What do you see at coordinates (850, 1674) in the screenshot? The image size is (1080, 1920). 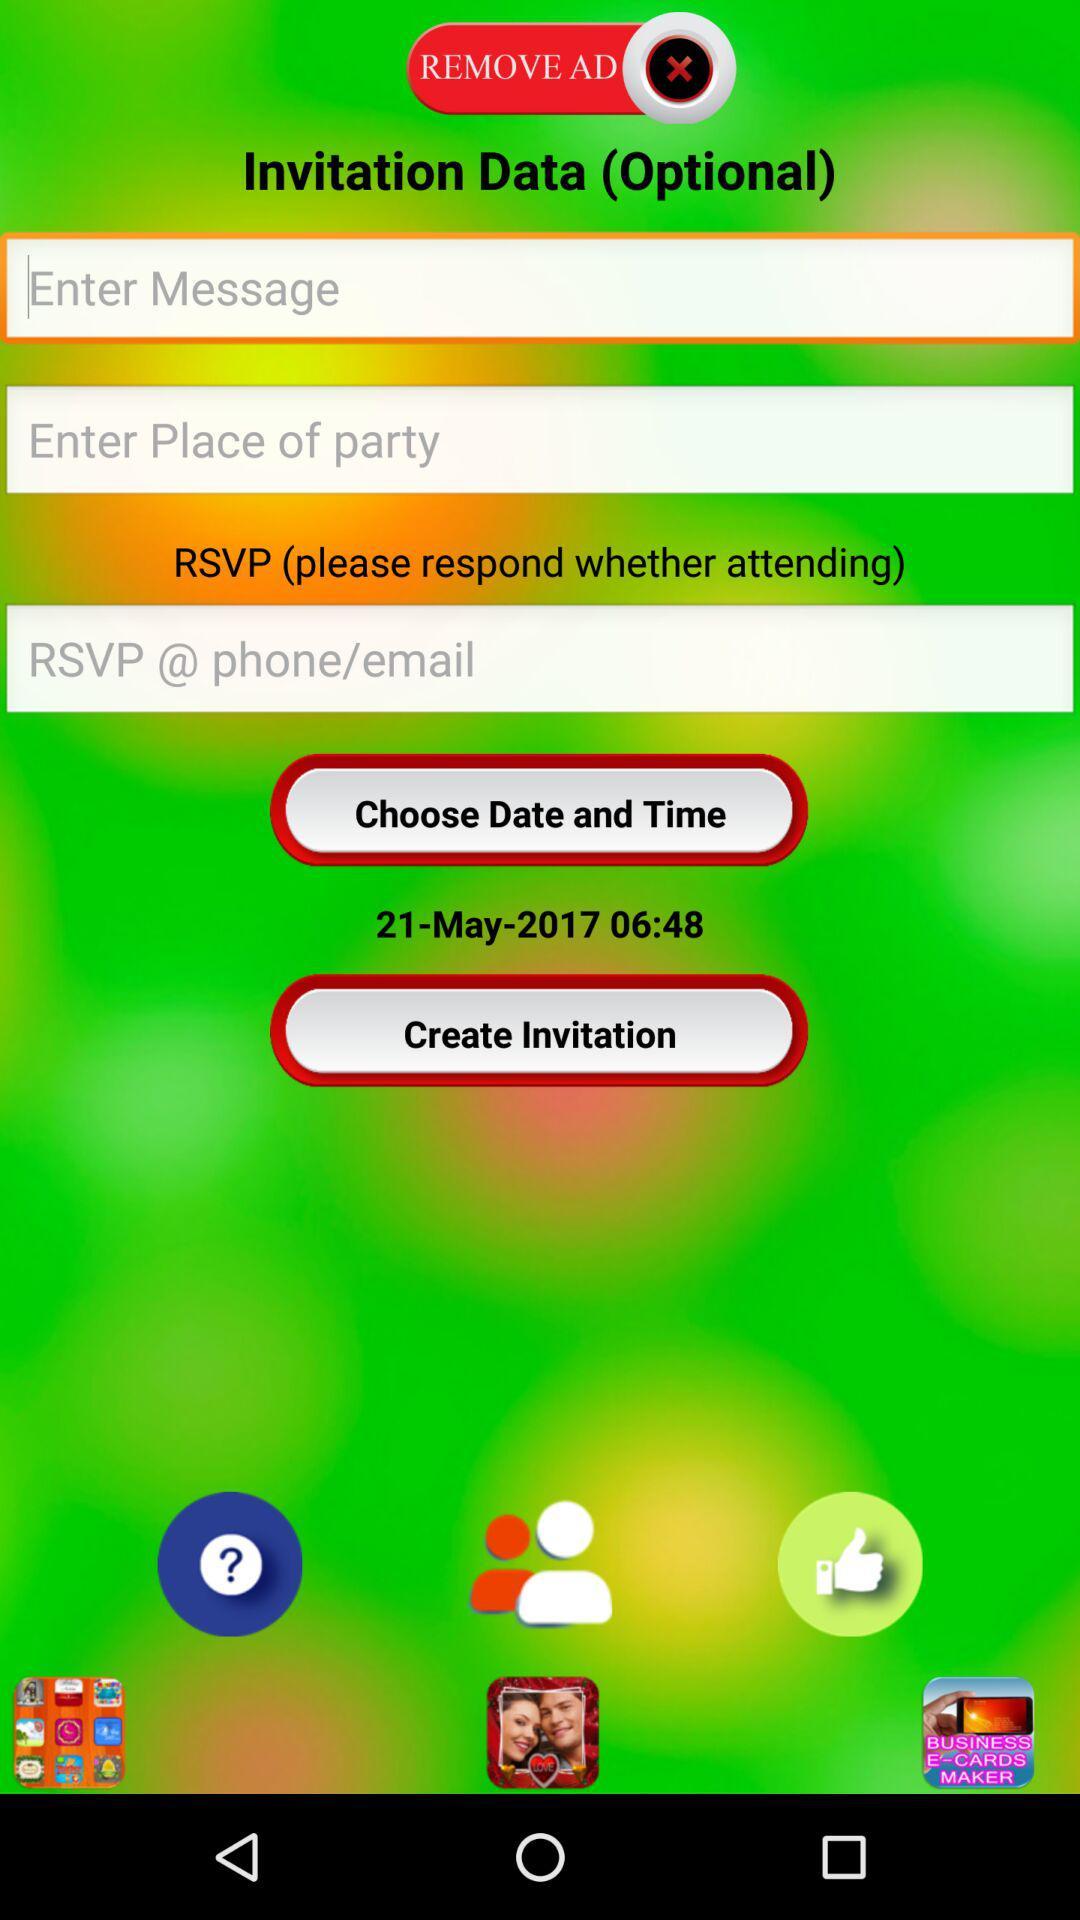 I see `the thumbs_up icon` at bounding box center [850, 1674].